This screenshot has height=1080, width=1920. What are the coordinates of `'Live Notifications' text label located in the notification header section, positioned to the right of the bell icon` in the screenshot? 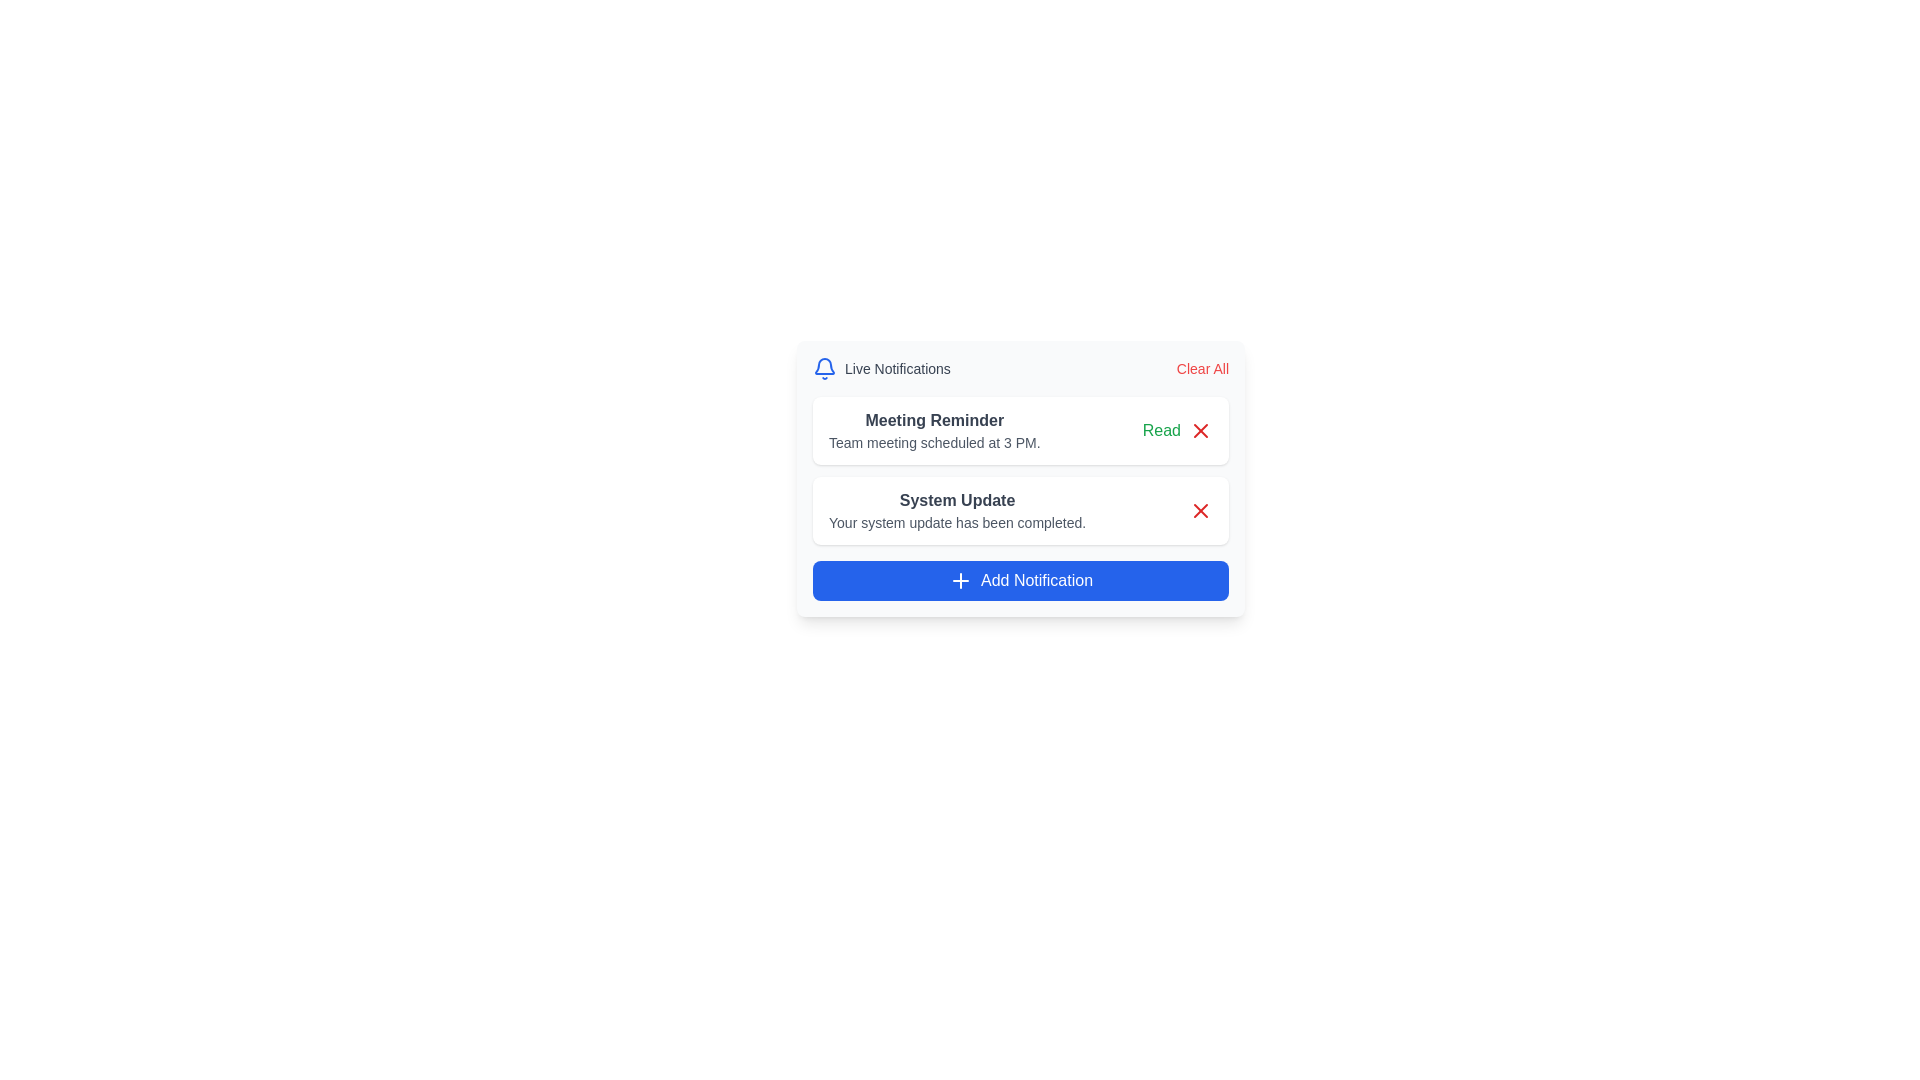 It's located at (896, 369).